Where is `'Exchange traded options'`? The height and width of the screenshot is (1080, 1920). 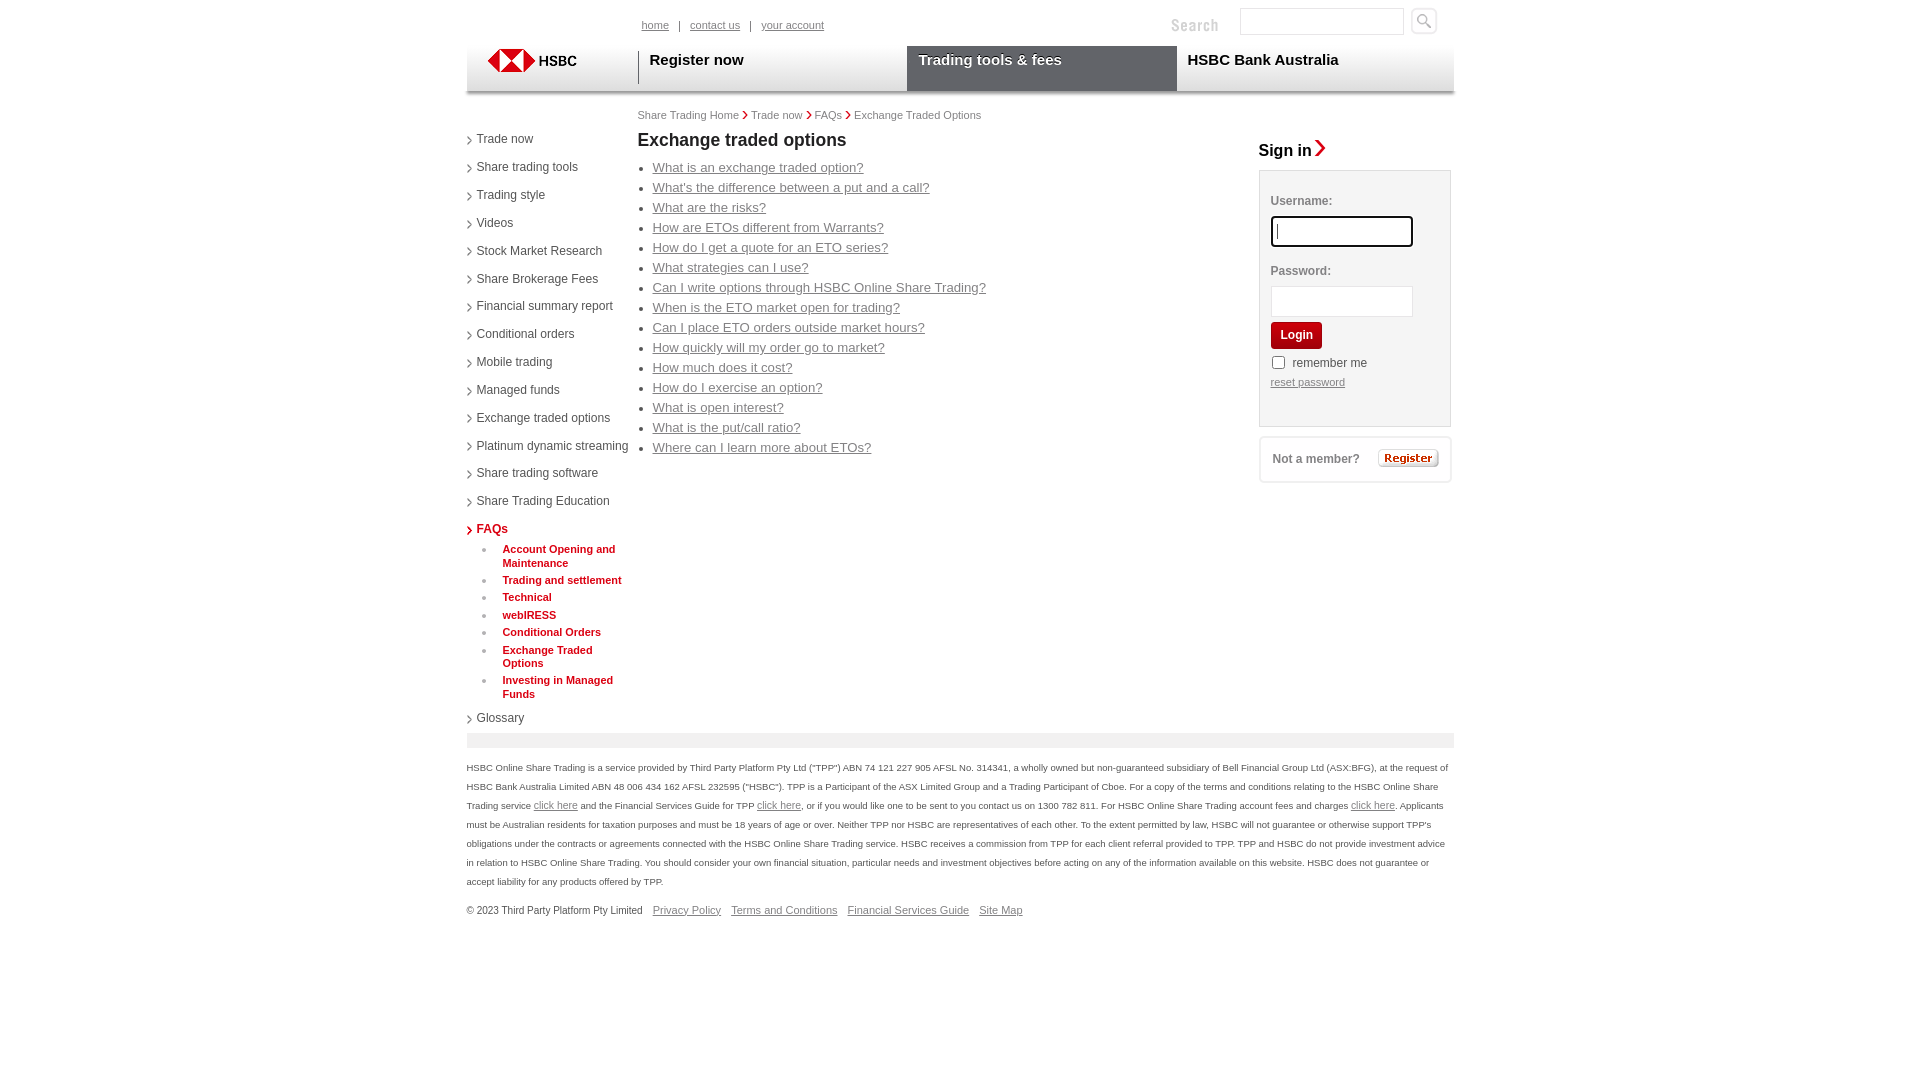
'Exchange traded options' is located at coordinates (537, 418).